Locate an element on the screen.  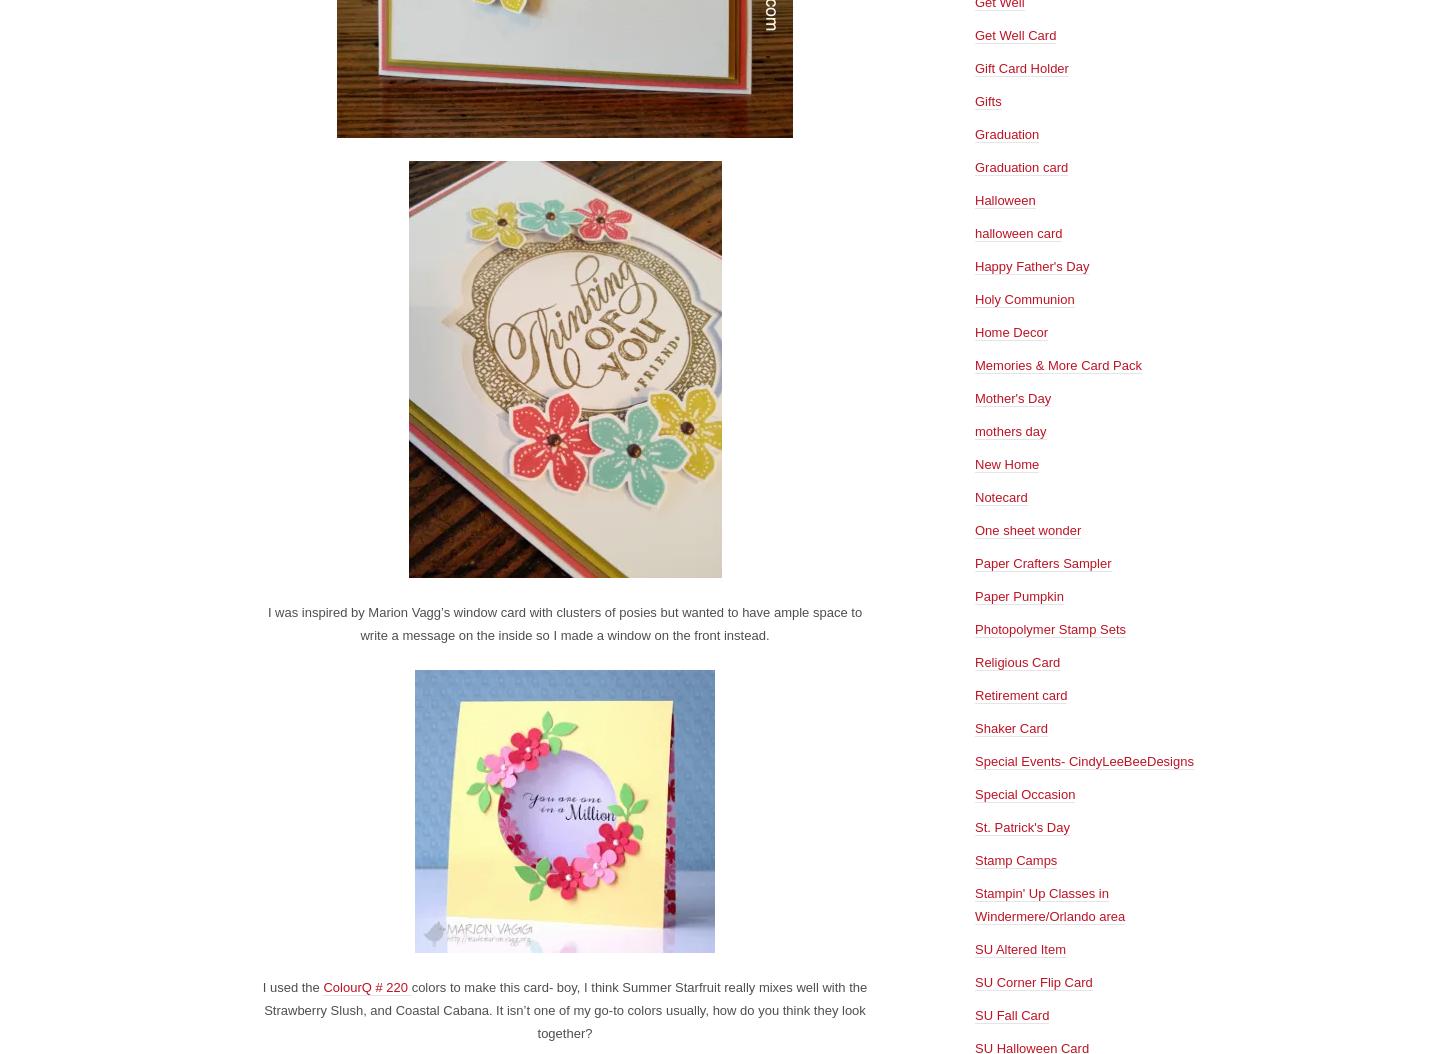
'Religious Card' is located at coordinates (1017, 661).